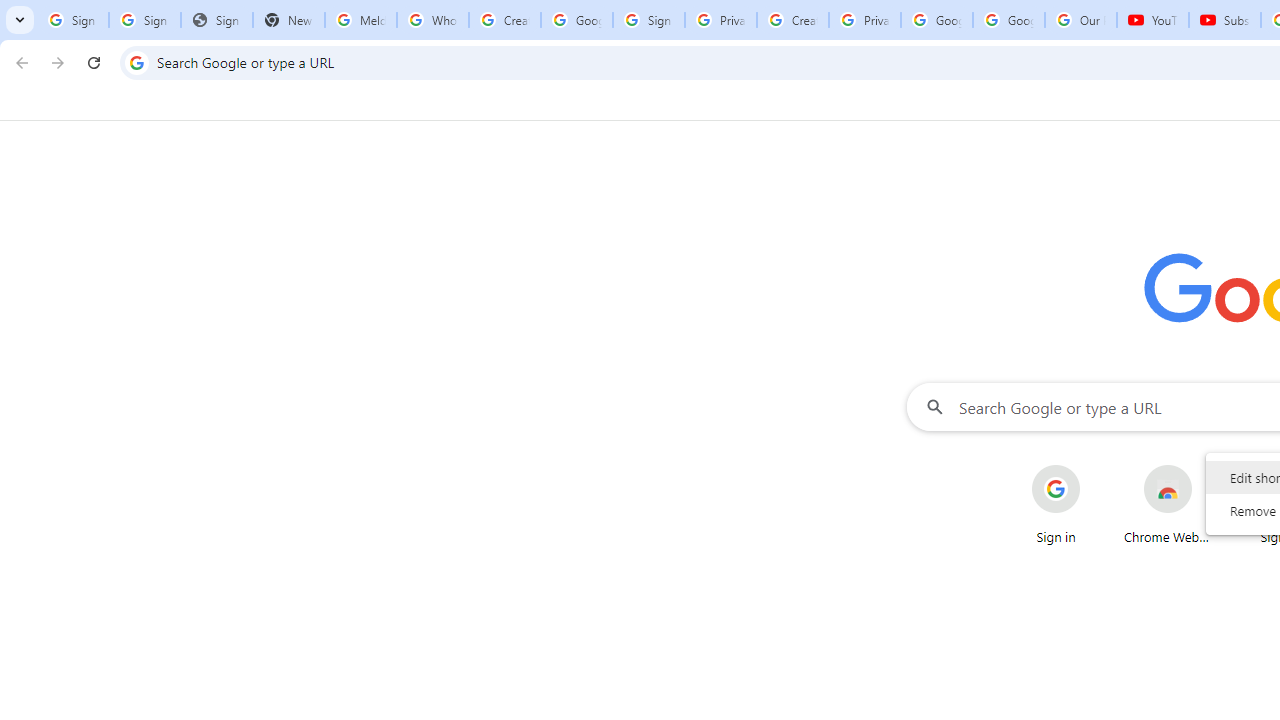 This screenshot has height=720, width=1280. What do you see at coordinates (288, 20) in the screenshot?
I see `'New Tab'` at bounding box center [288, 20].